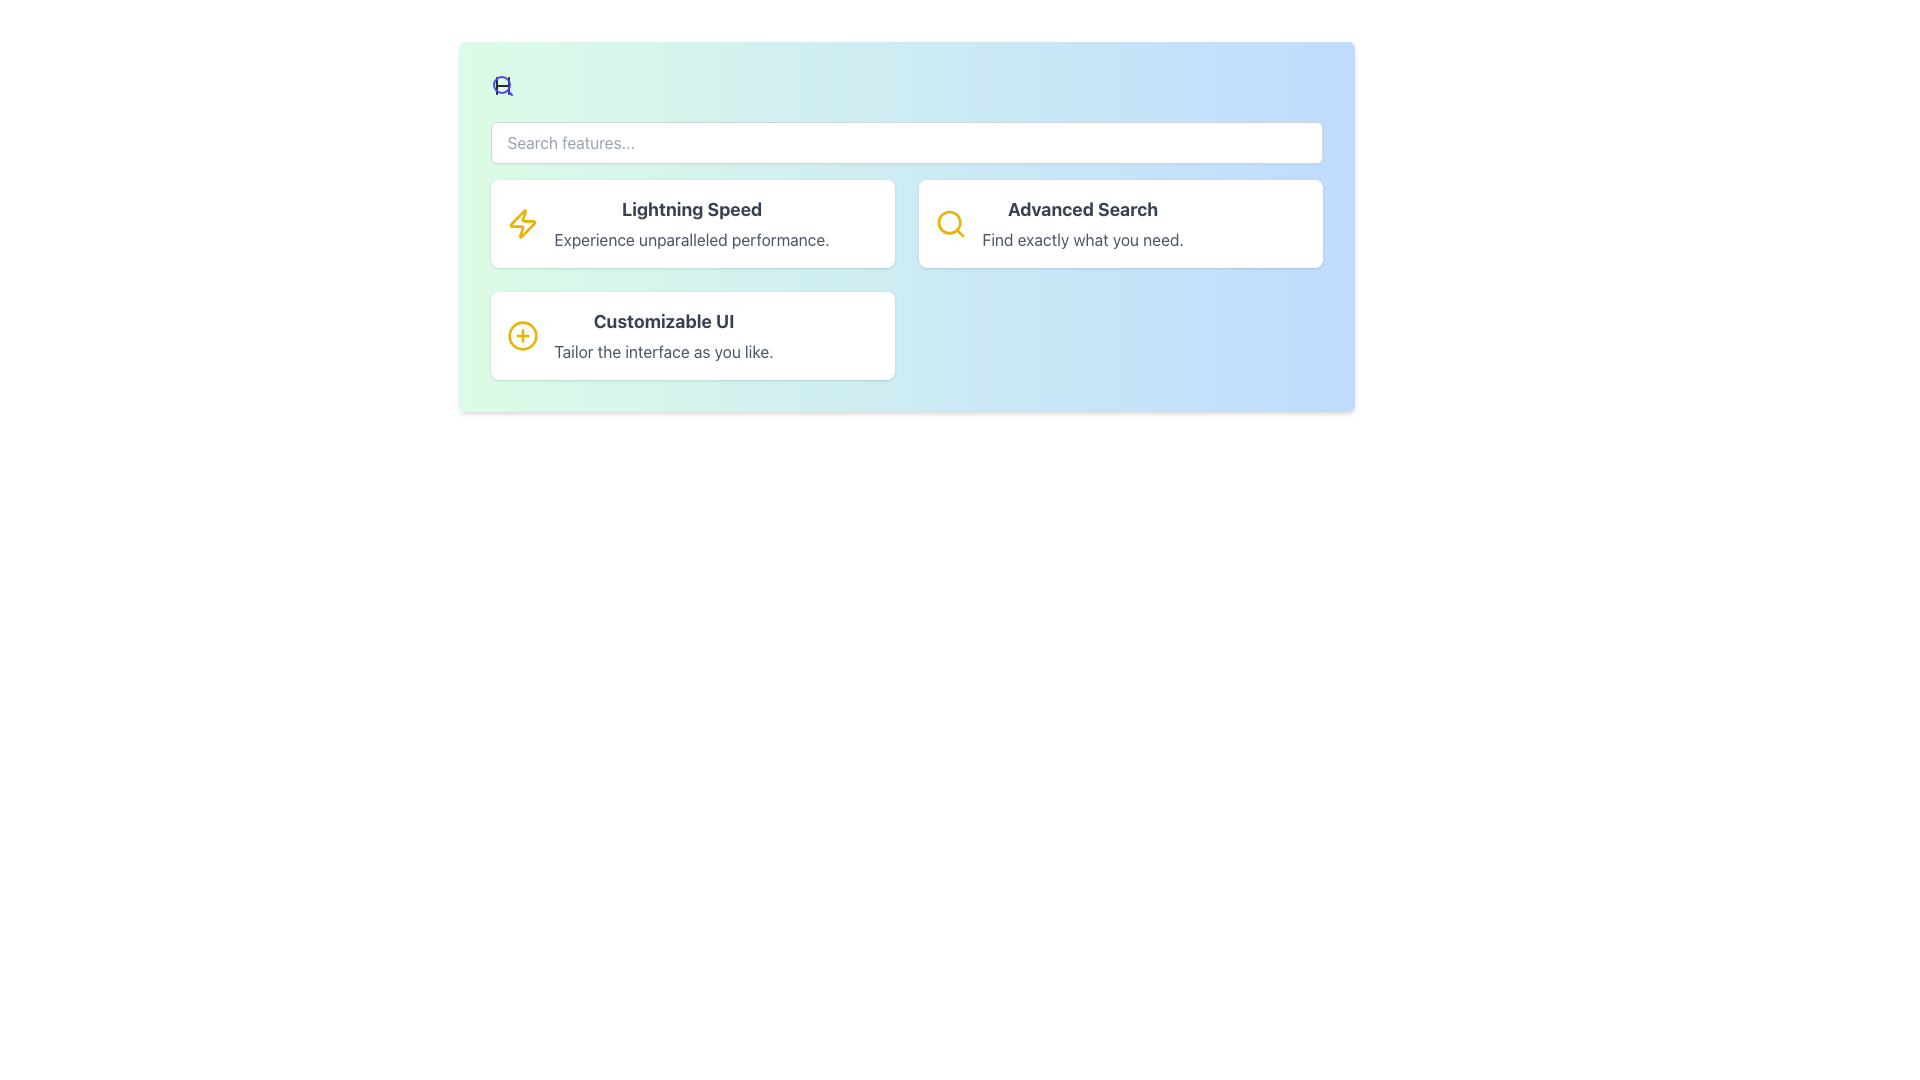 The width and height of the screenshot is (1920, 1080). What do you see at coordinates (1082, 238) in the screenshot?
I see `the text label displaying 'Find exactly what you need.' which is located directly below 'Advanced Search' in the rightmost card of a three-card layout` at bounding box center [1082, 238].